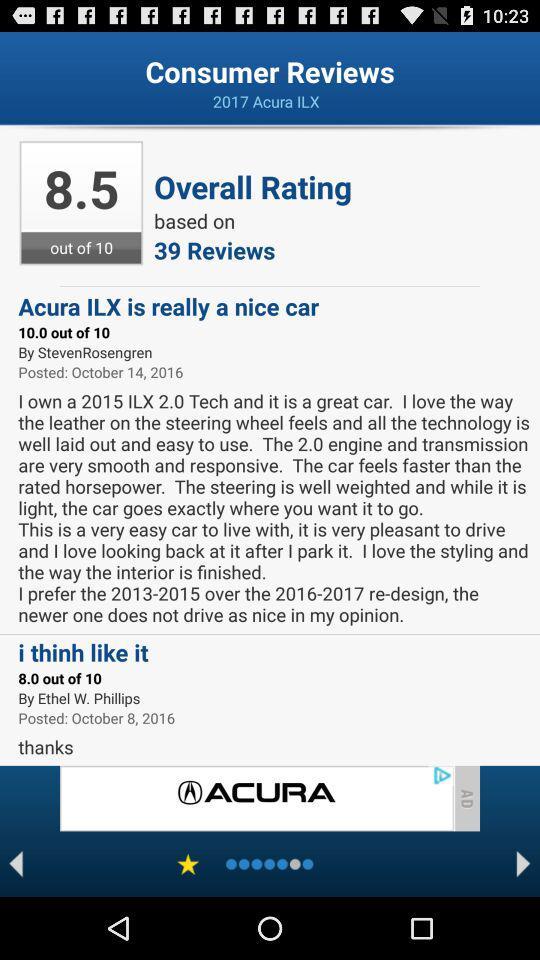 This screenshot has width=540, height=960. I want to click on the star icon, so click(188, 924).